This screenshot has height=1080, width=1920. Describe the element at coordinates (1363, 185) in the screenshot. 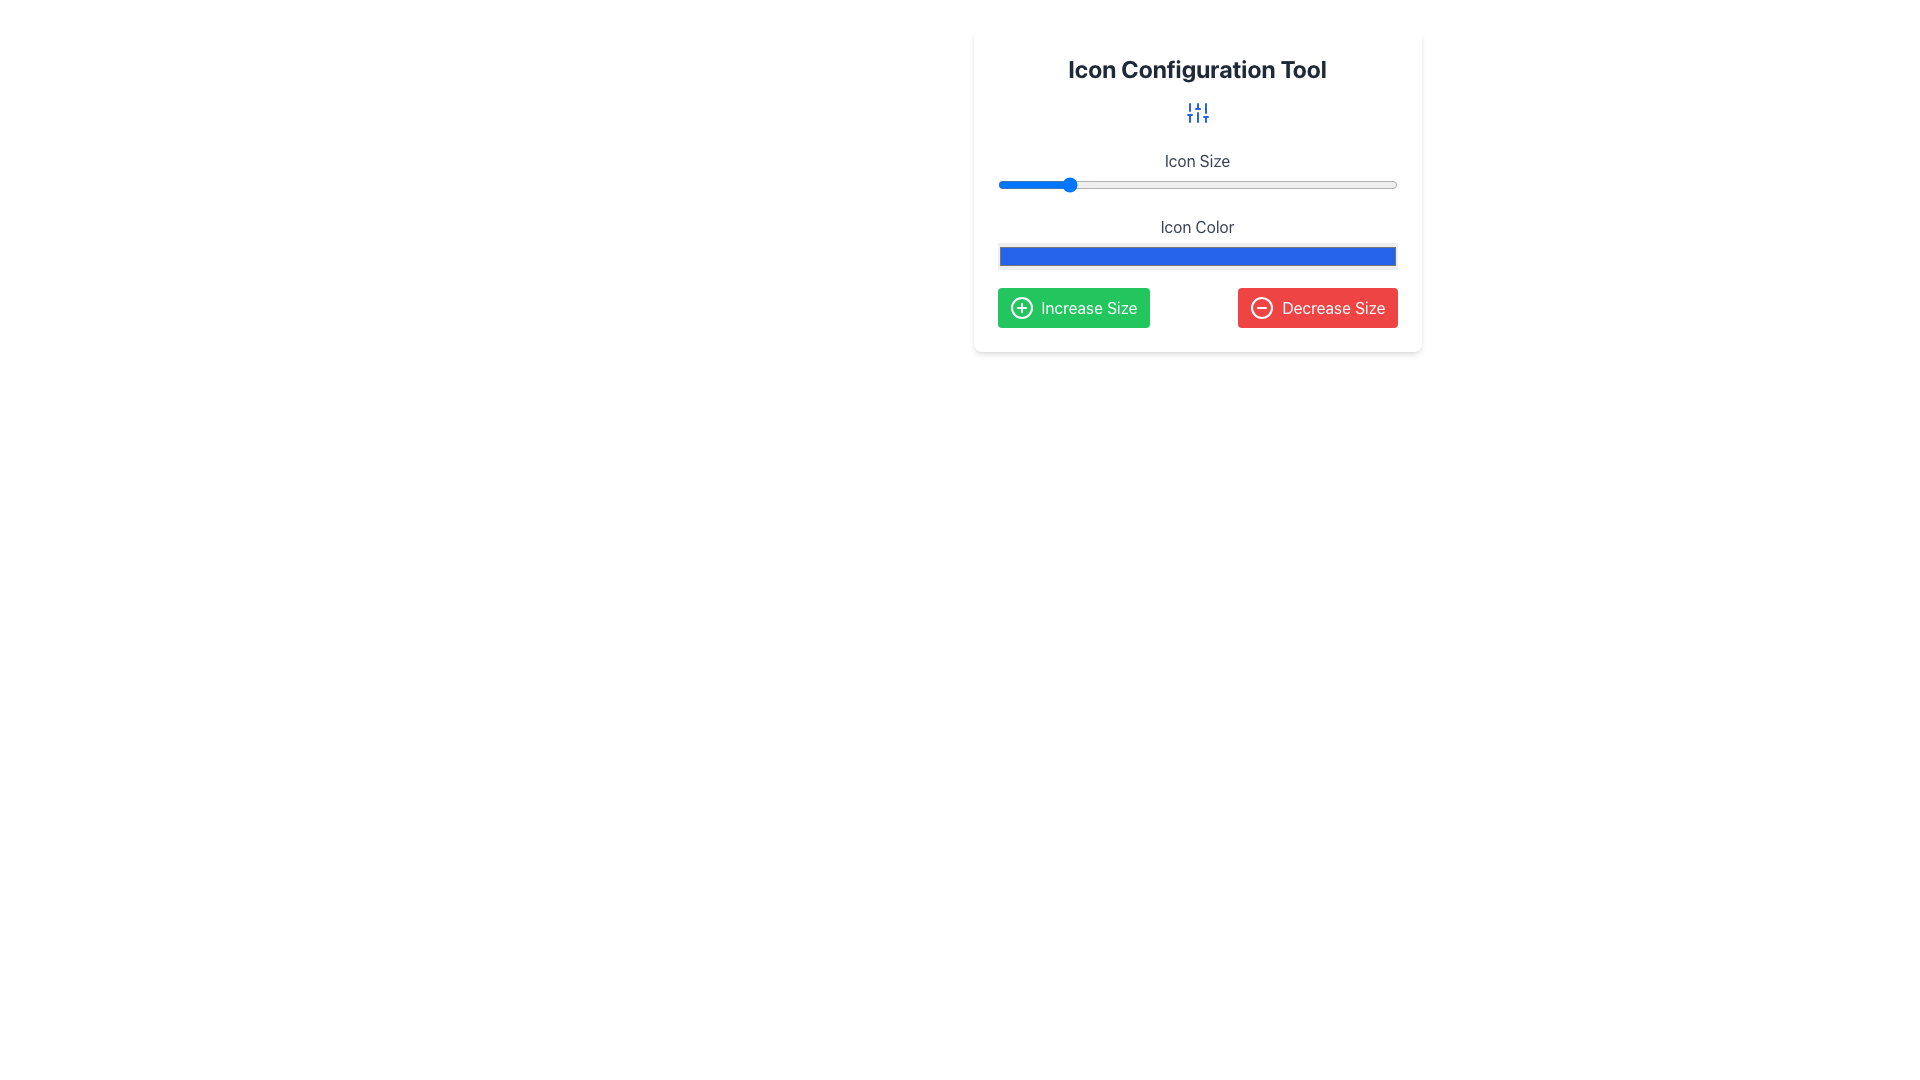

I see `the icon size` at that location.